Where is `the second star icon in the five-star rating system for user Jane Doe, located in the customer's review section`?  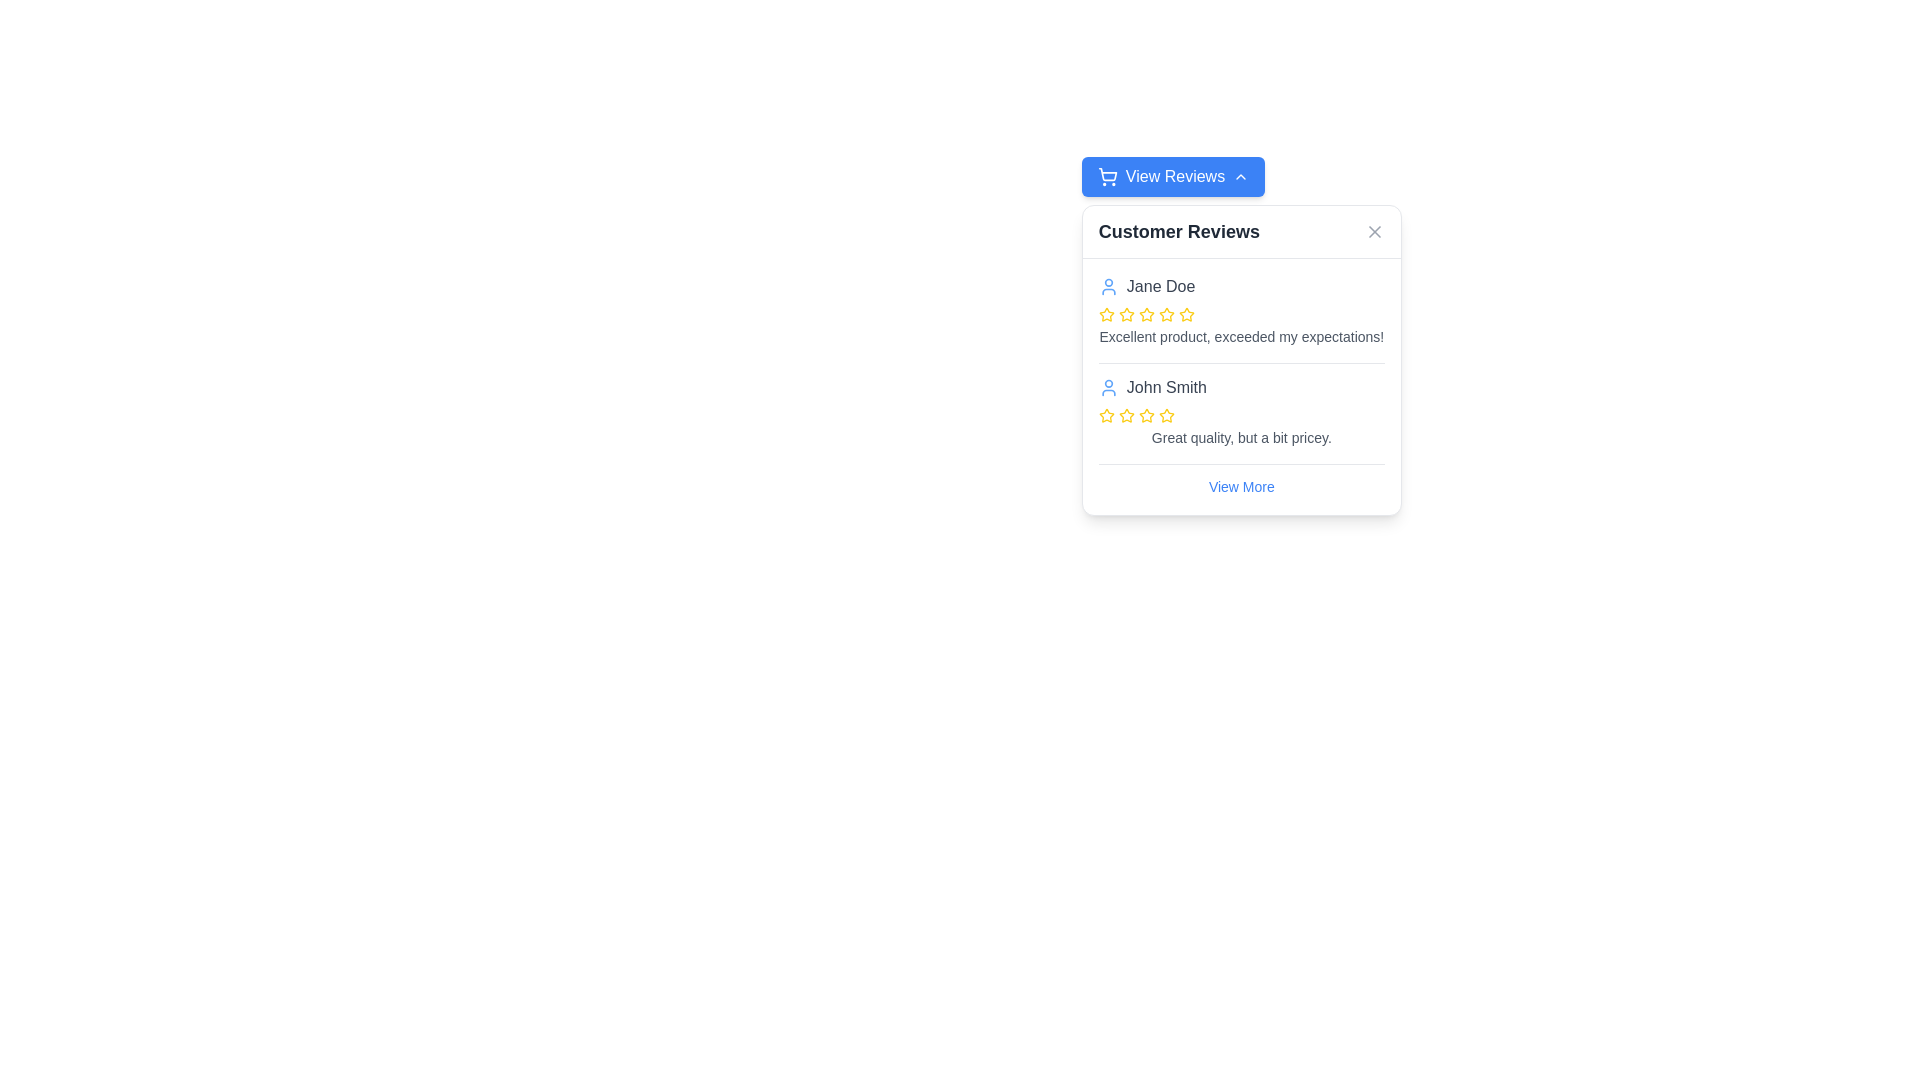 the second star icon in the five-star rating system for user Jane Doe, located in the customer's review section is located at coordinates (1126, 315).